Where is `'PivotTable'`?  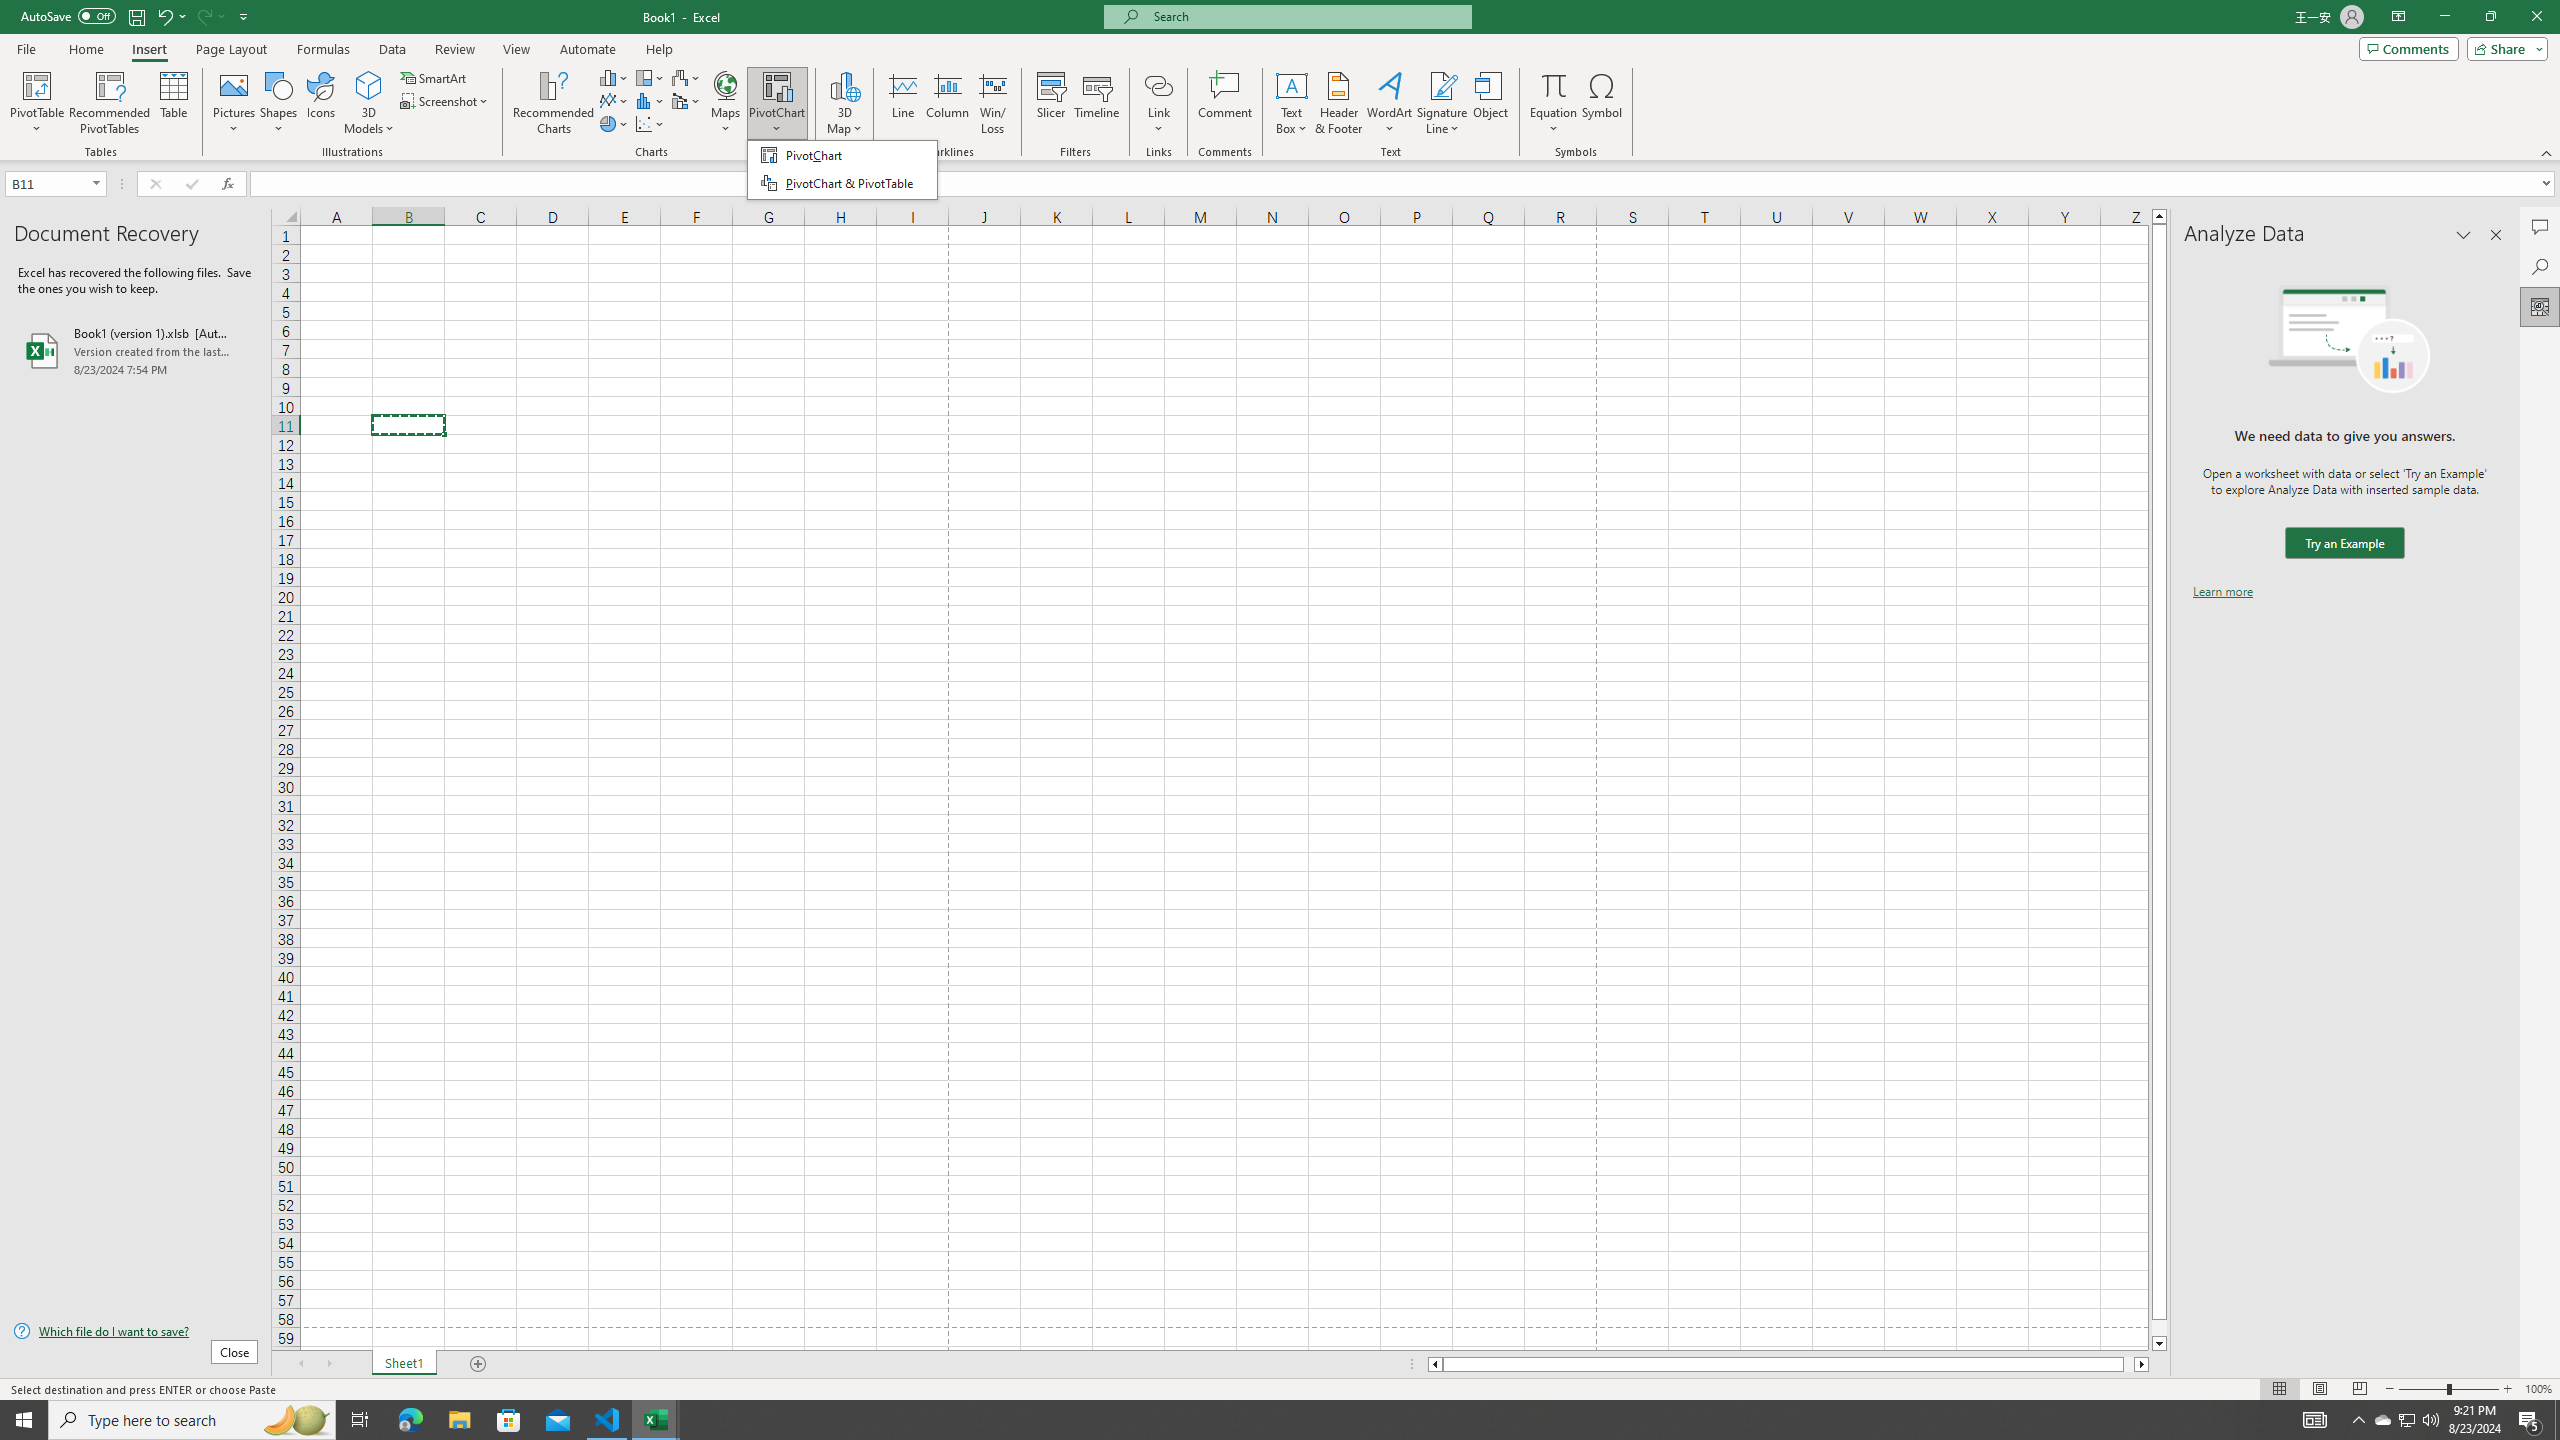
'PivotTable' is located at coordinates (36, 84).